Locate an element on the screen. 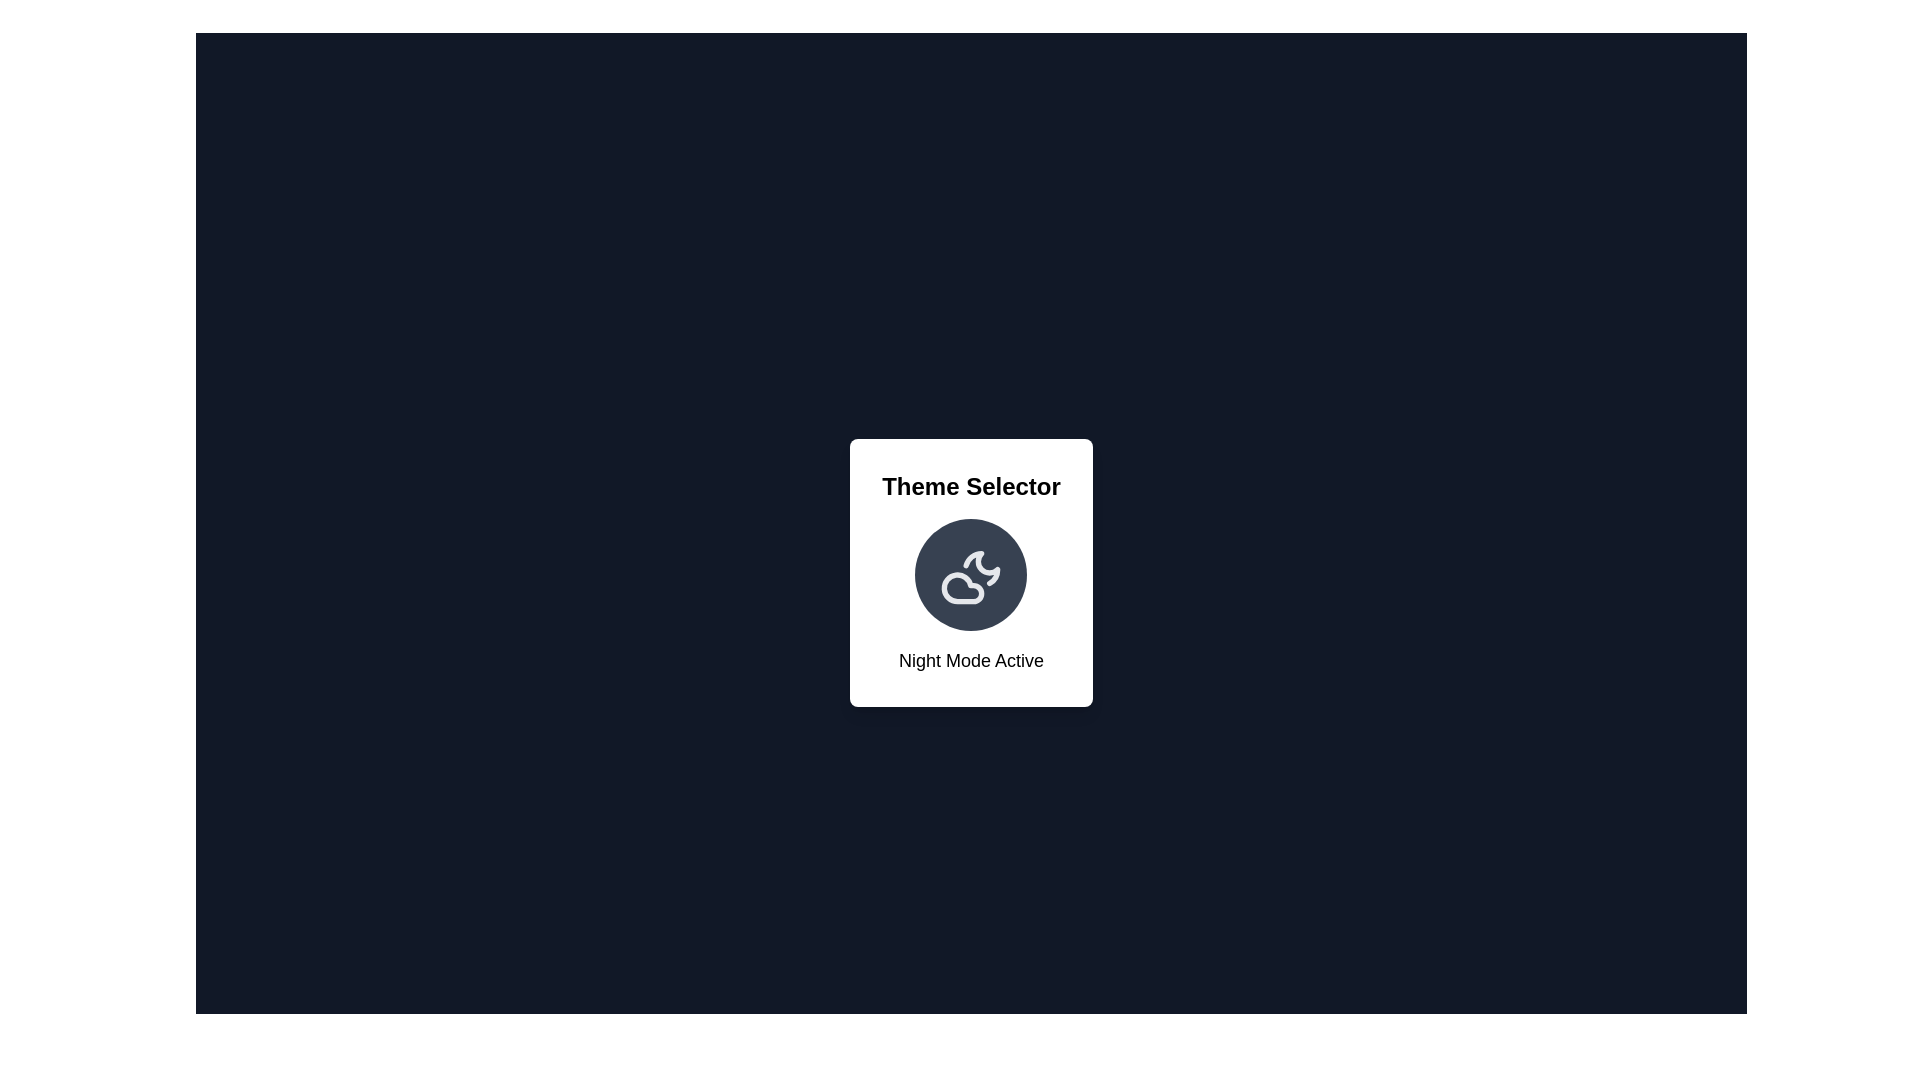 The image size is (1920, 1080). circular icon in the center to toggle the theme is located at coordinates (970, 574).